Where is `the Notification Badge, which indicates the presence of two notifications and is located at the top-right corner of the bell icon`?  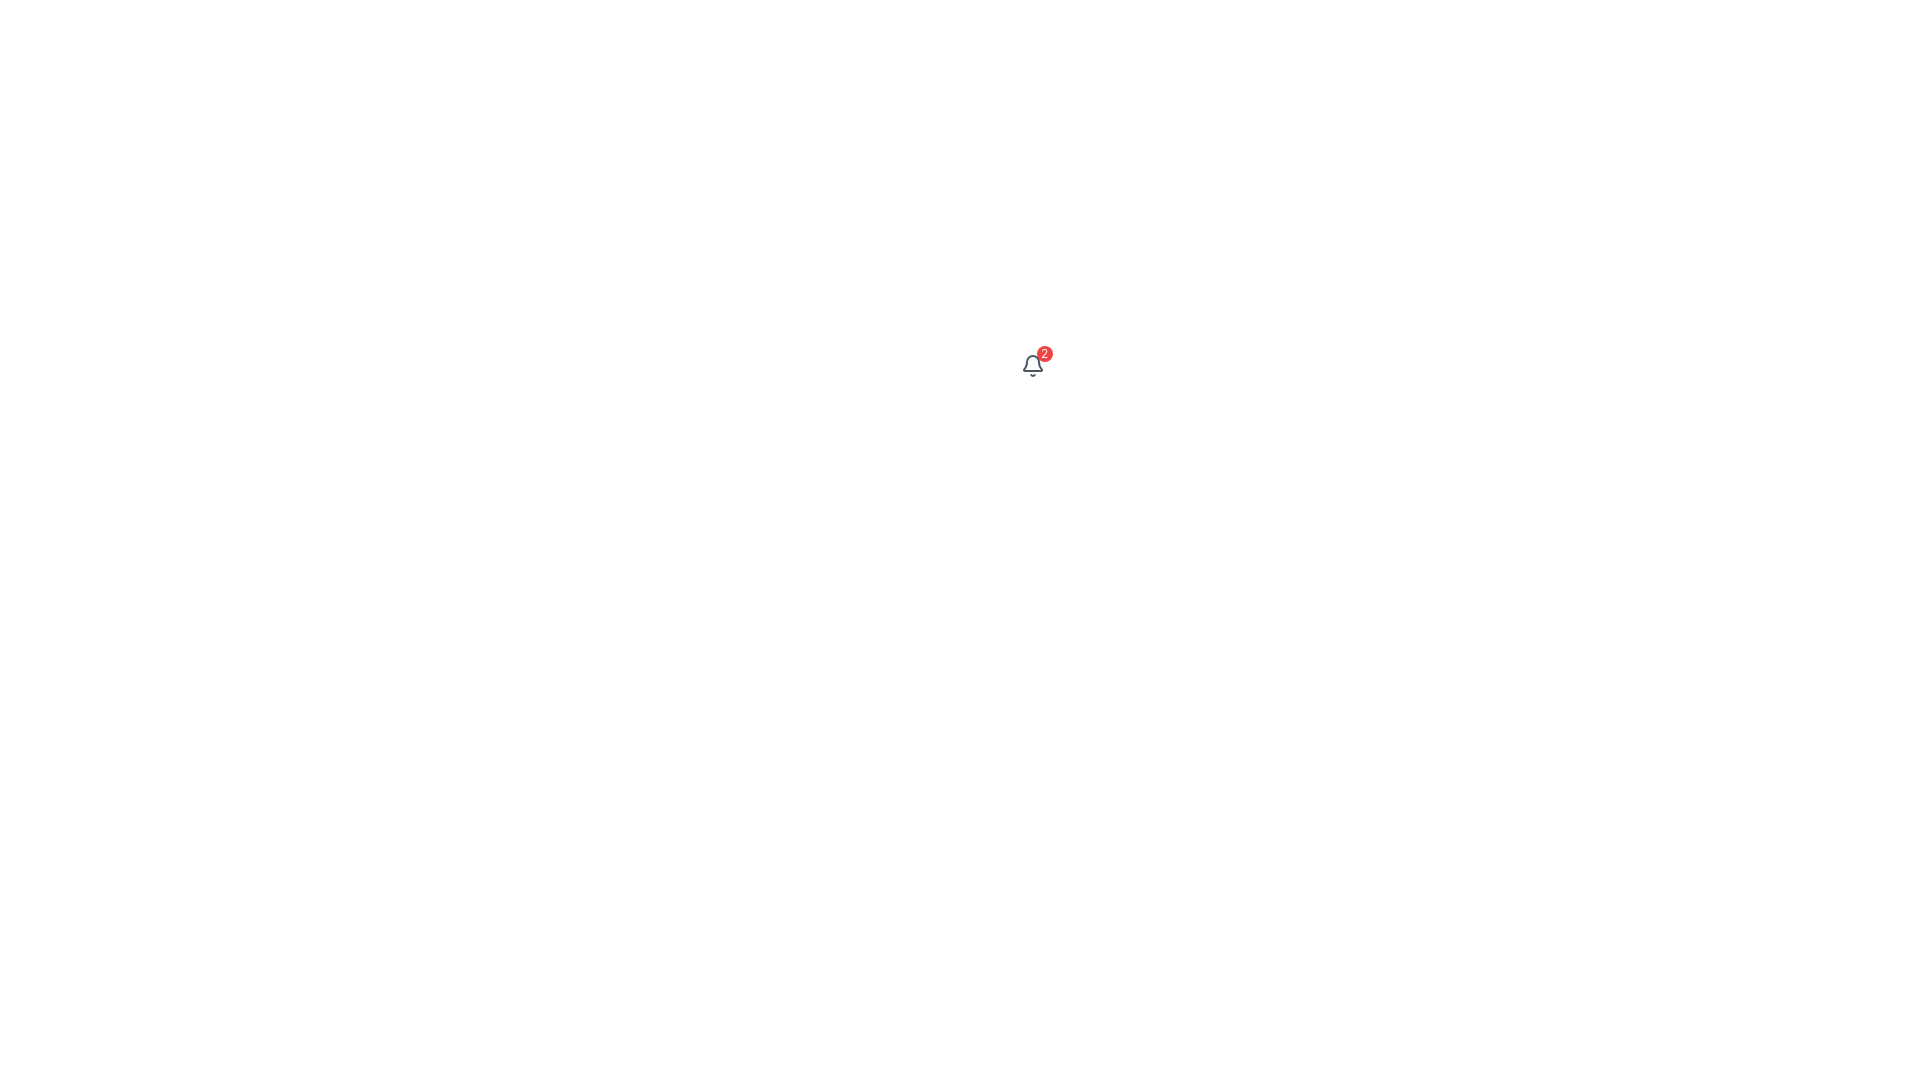 the Notification Badge, which indicates the presence of two notifications and is located at the top-right corner of the bell icon is located at coordinates (1032, 366).